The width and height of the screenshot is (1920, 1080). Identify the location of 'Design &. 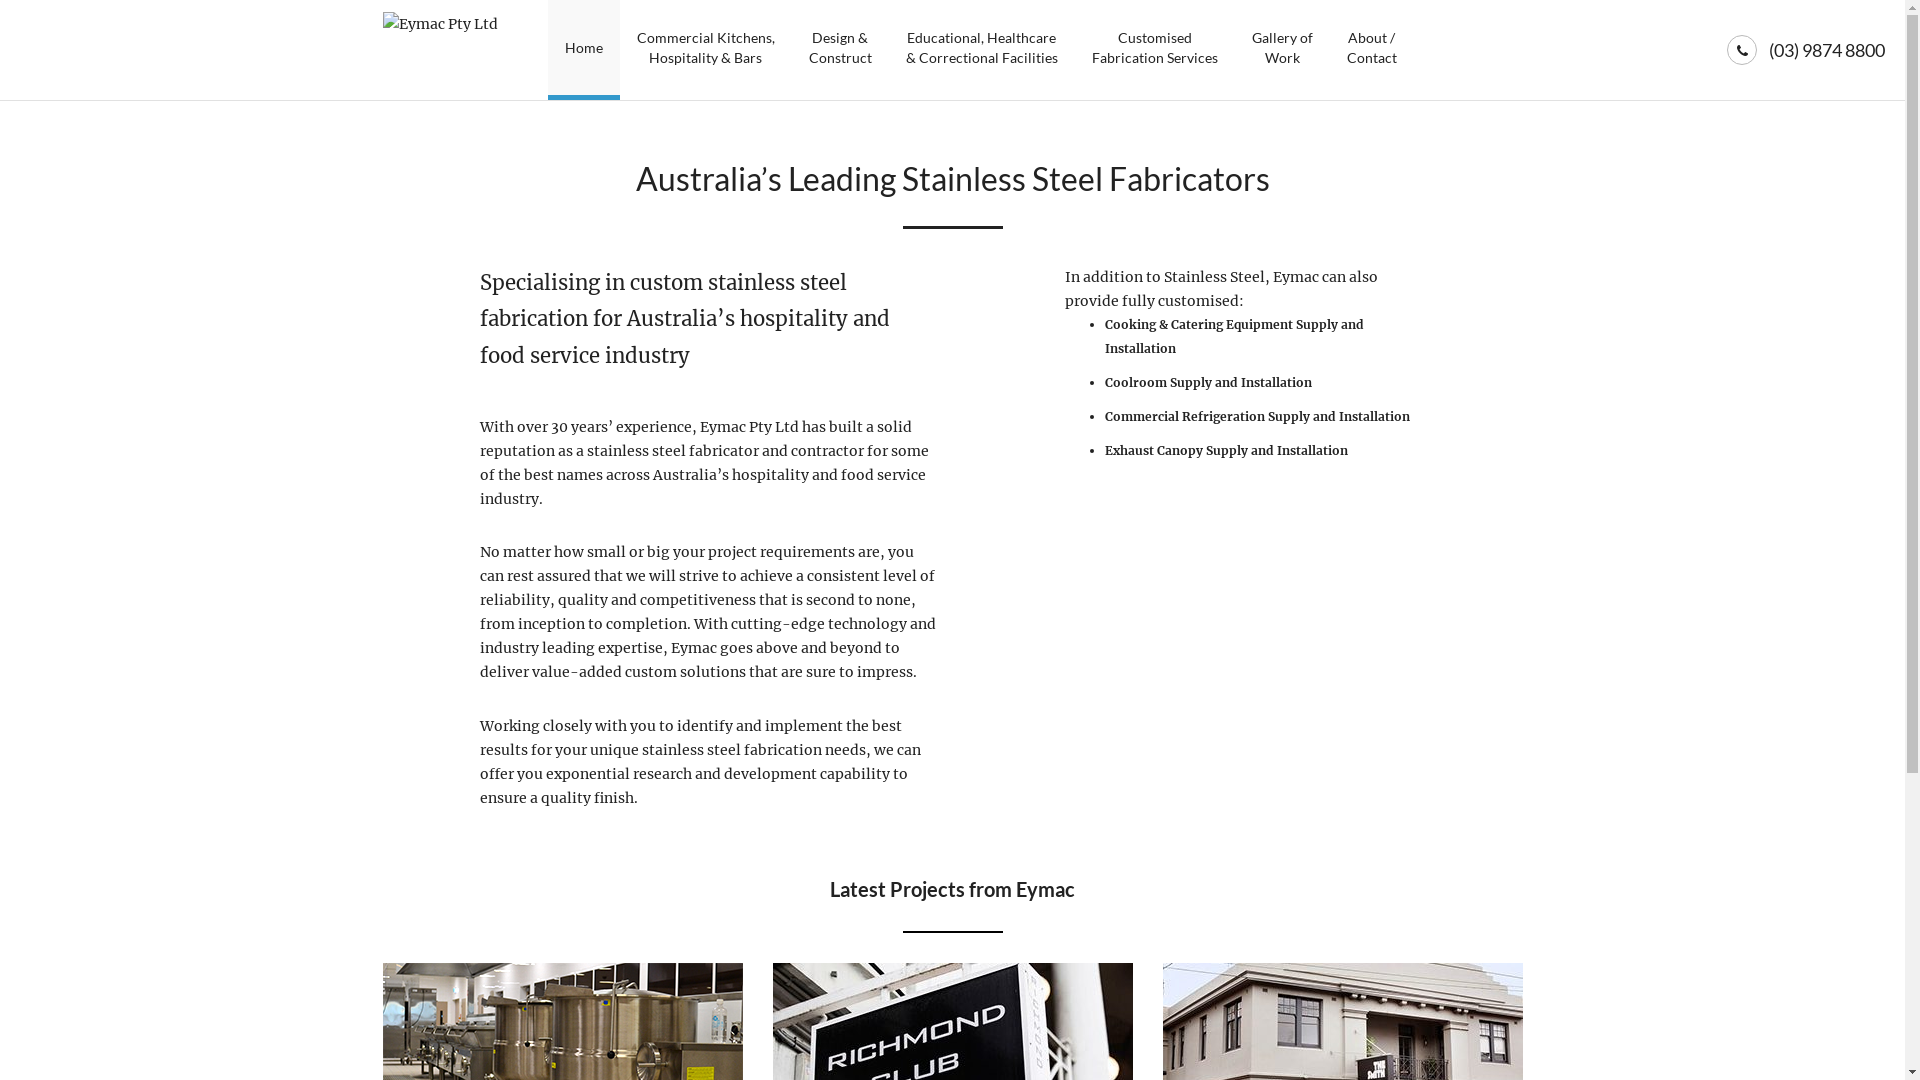
(840, 49).